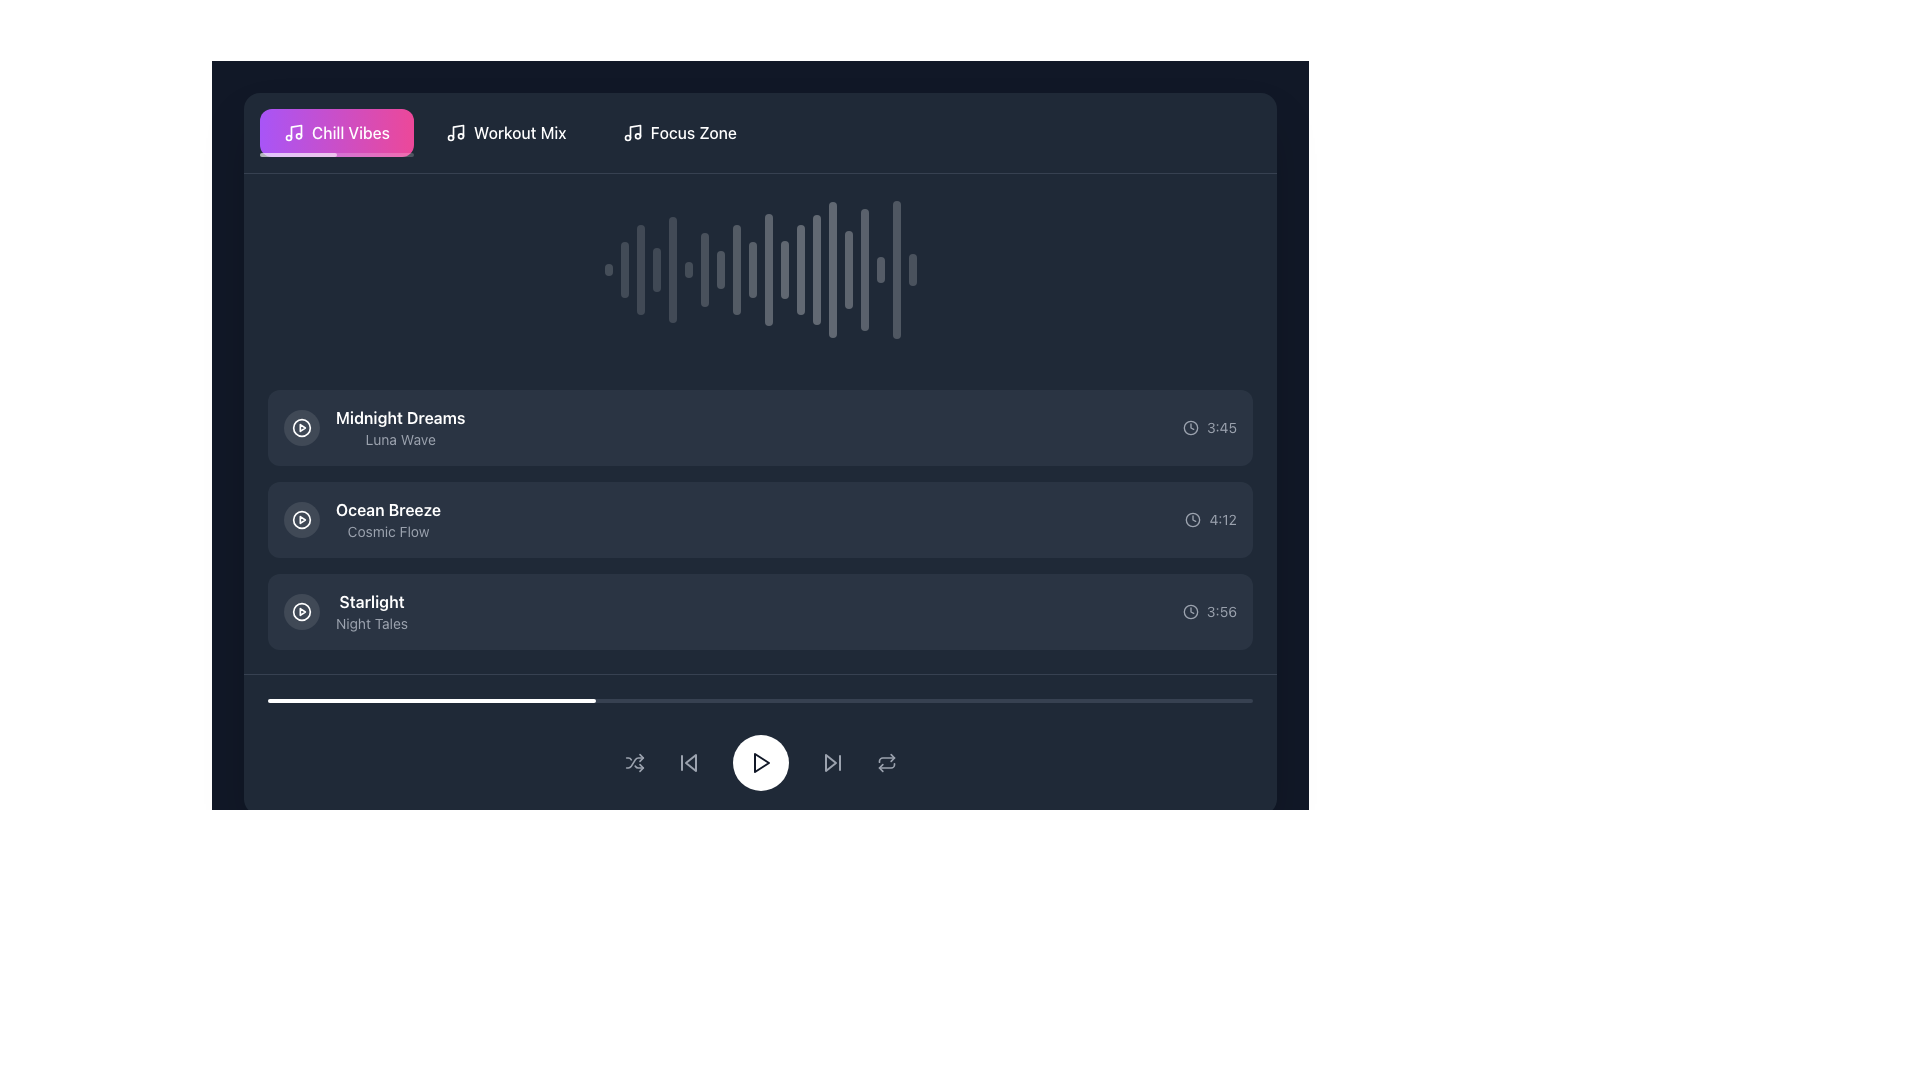  What do you see at coordinates (895, 270) in the screenshot?
I see `the 20th vertical progress bar in the dynamic audio waveform display, which visually represents the amplitude of a sound channel` at bounding box center [895, 270].